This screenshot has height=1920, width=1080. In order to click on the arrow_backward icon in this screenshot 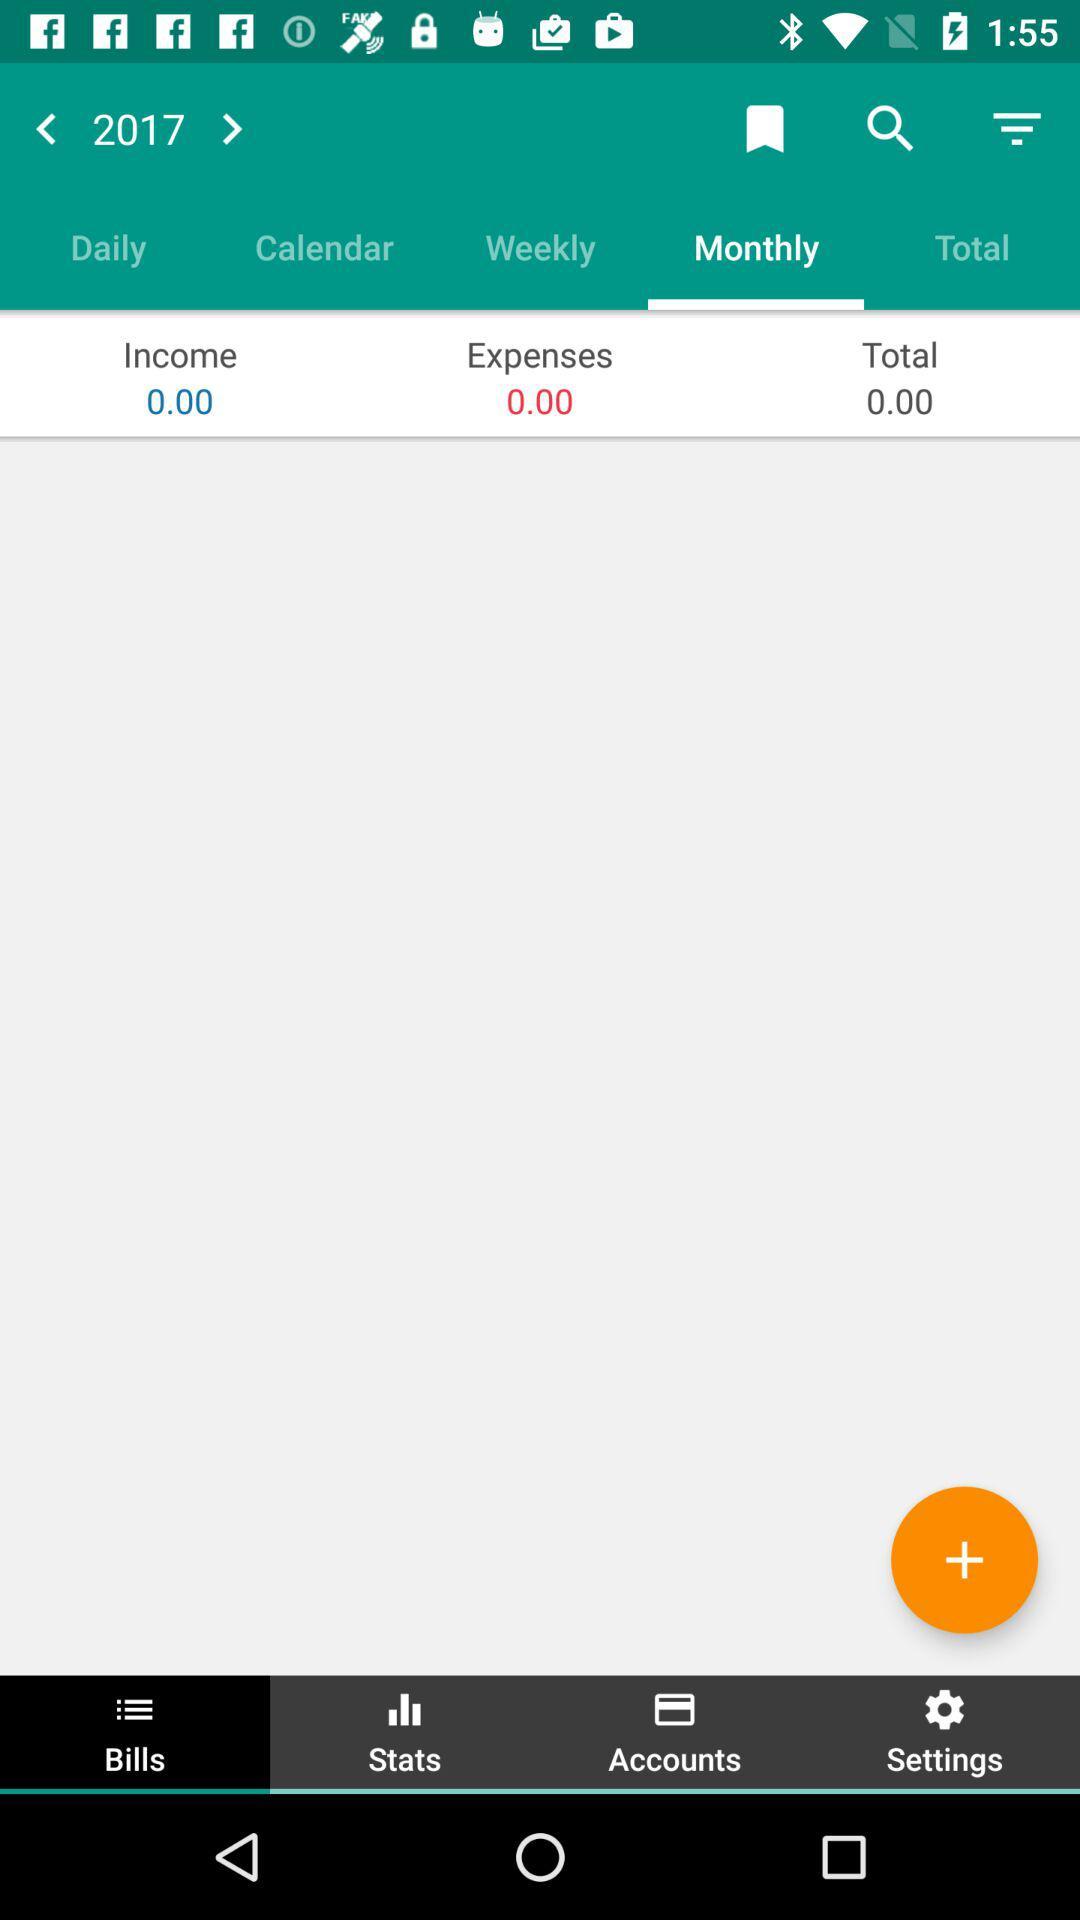, I will do `click(45, 127)`.